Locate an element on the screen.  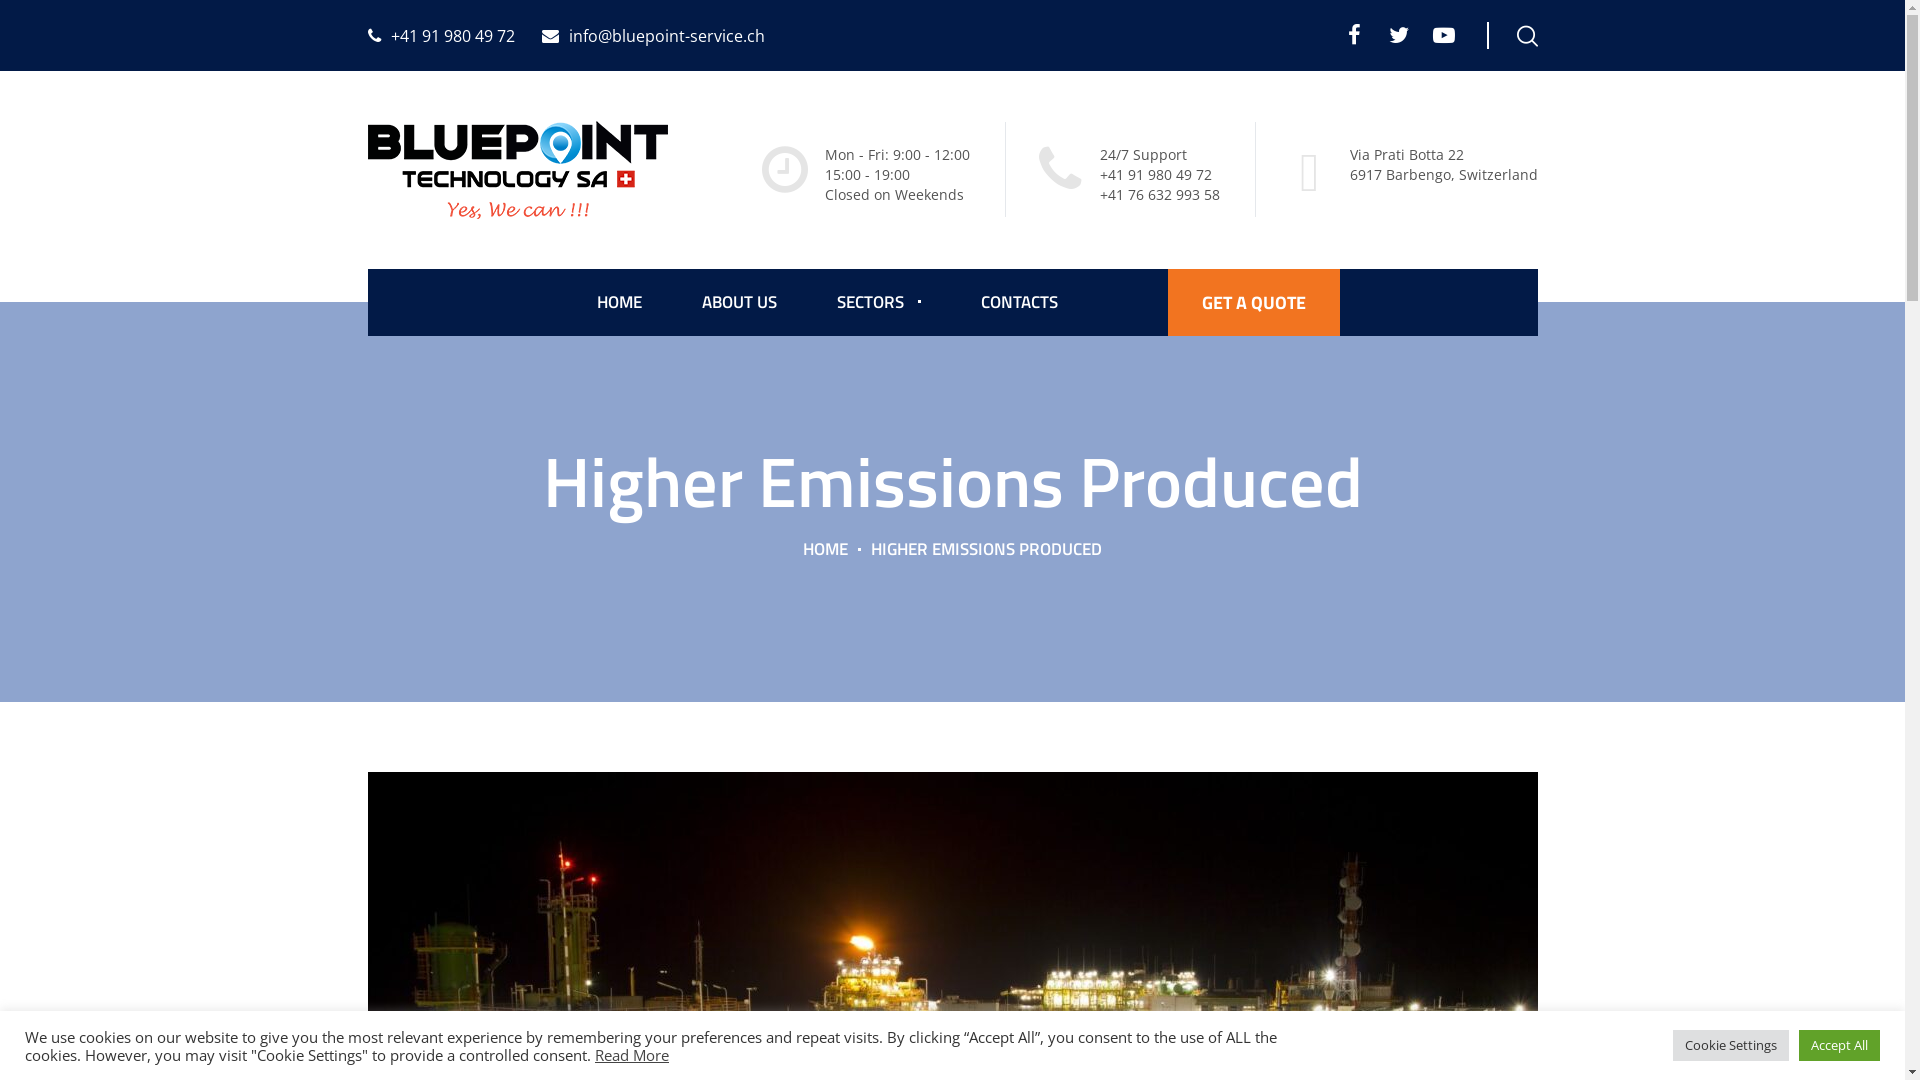
'Cookie Settings' is located at coordinates (1730, 1044).